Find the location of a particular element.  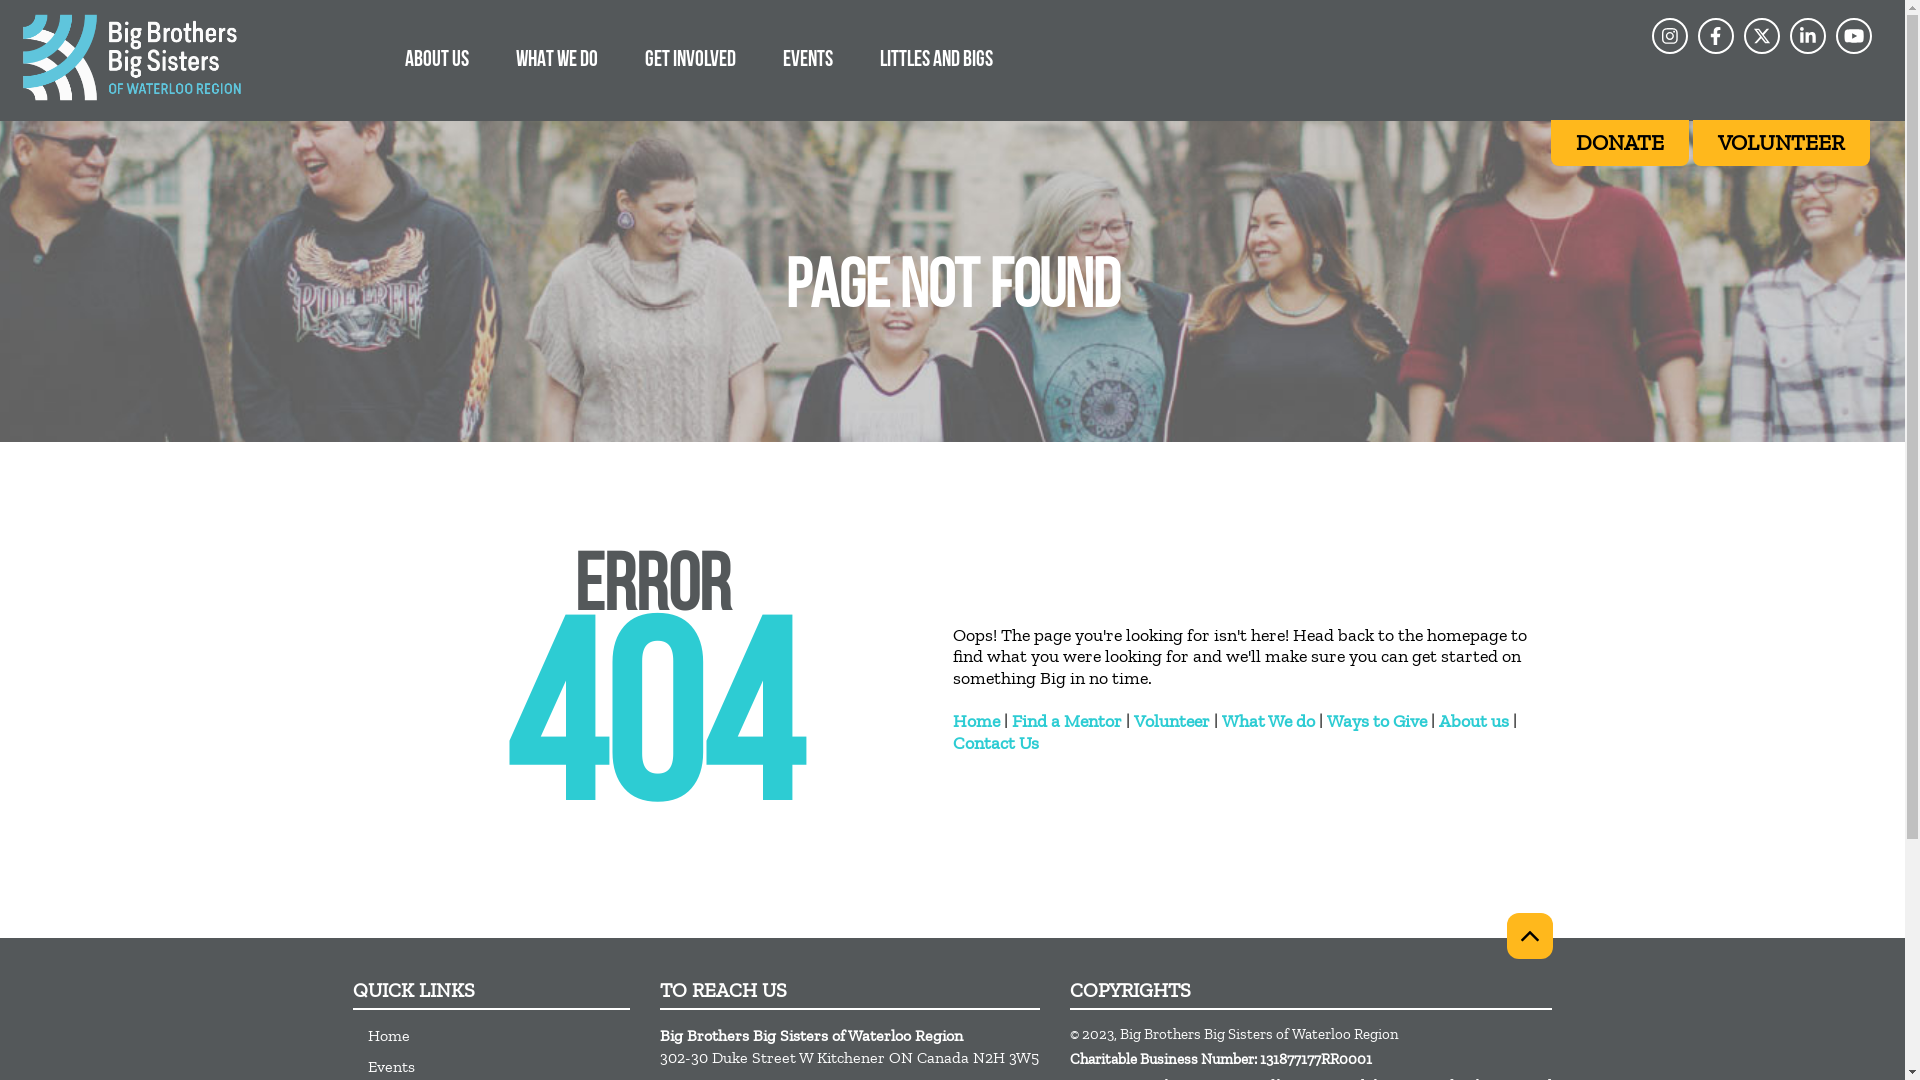

'Find a Mentor' is located at coordinates (1012, 721).